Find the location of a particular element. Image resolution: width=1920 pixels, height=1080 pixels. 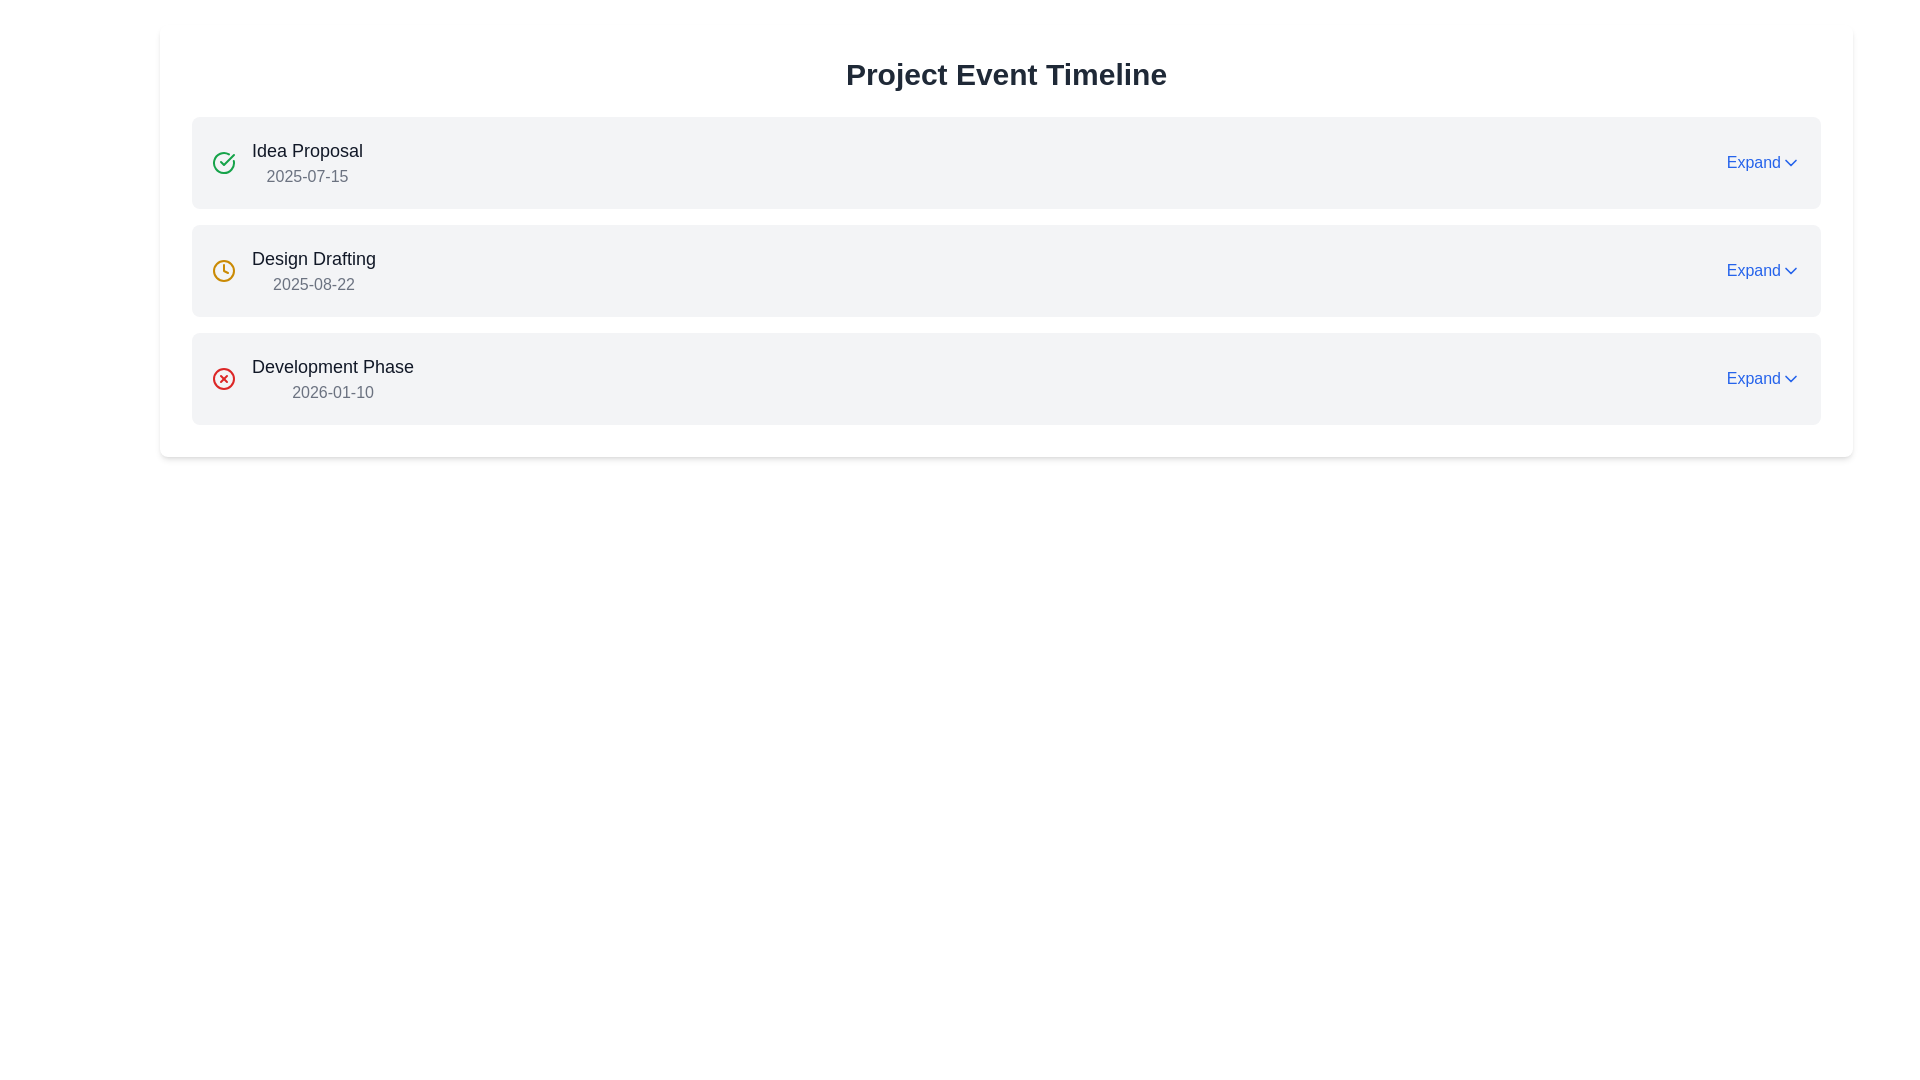

the 'Development Phase' list item is located at coordinates (311, 378).